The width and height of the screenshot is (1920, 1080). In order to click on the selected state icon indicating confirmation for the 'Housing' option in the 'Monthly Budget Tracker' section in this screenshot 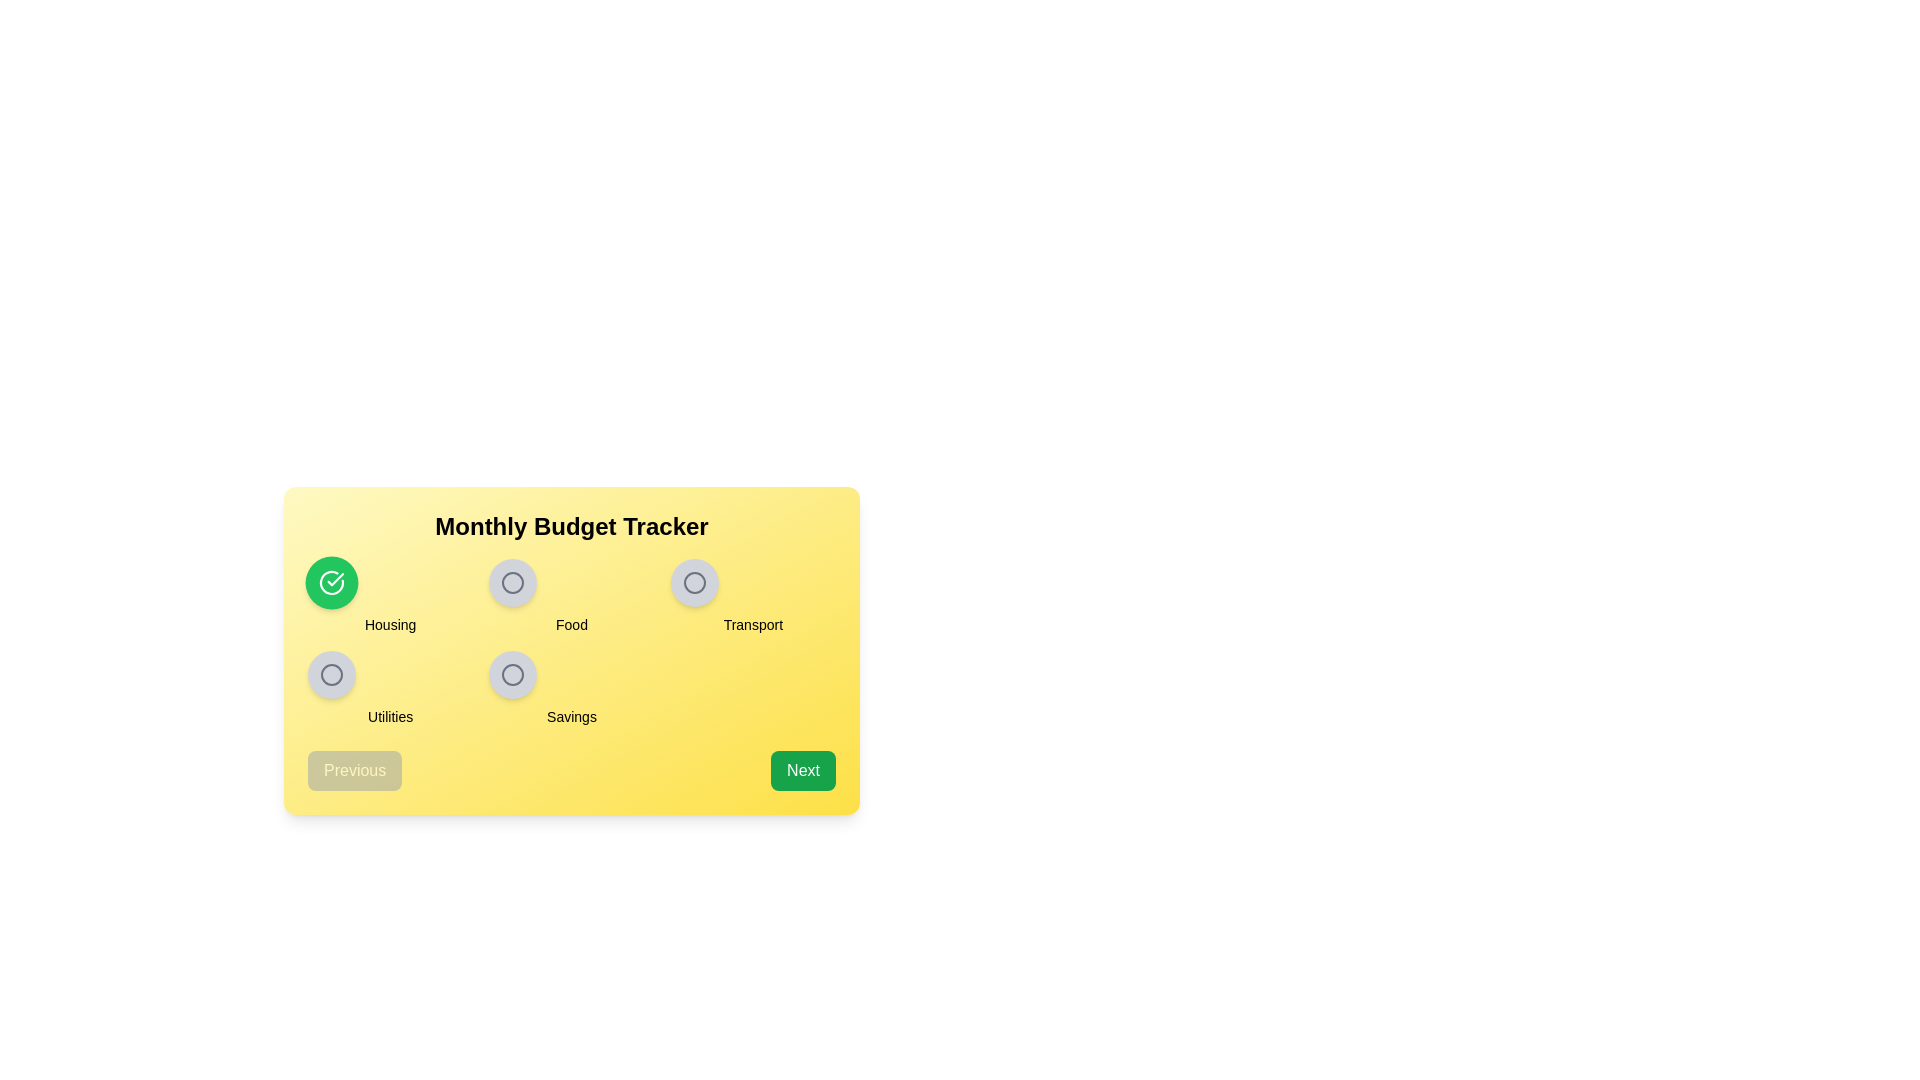, I will do `click(331, 582)`.